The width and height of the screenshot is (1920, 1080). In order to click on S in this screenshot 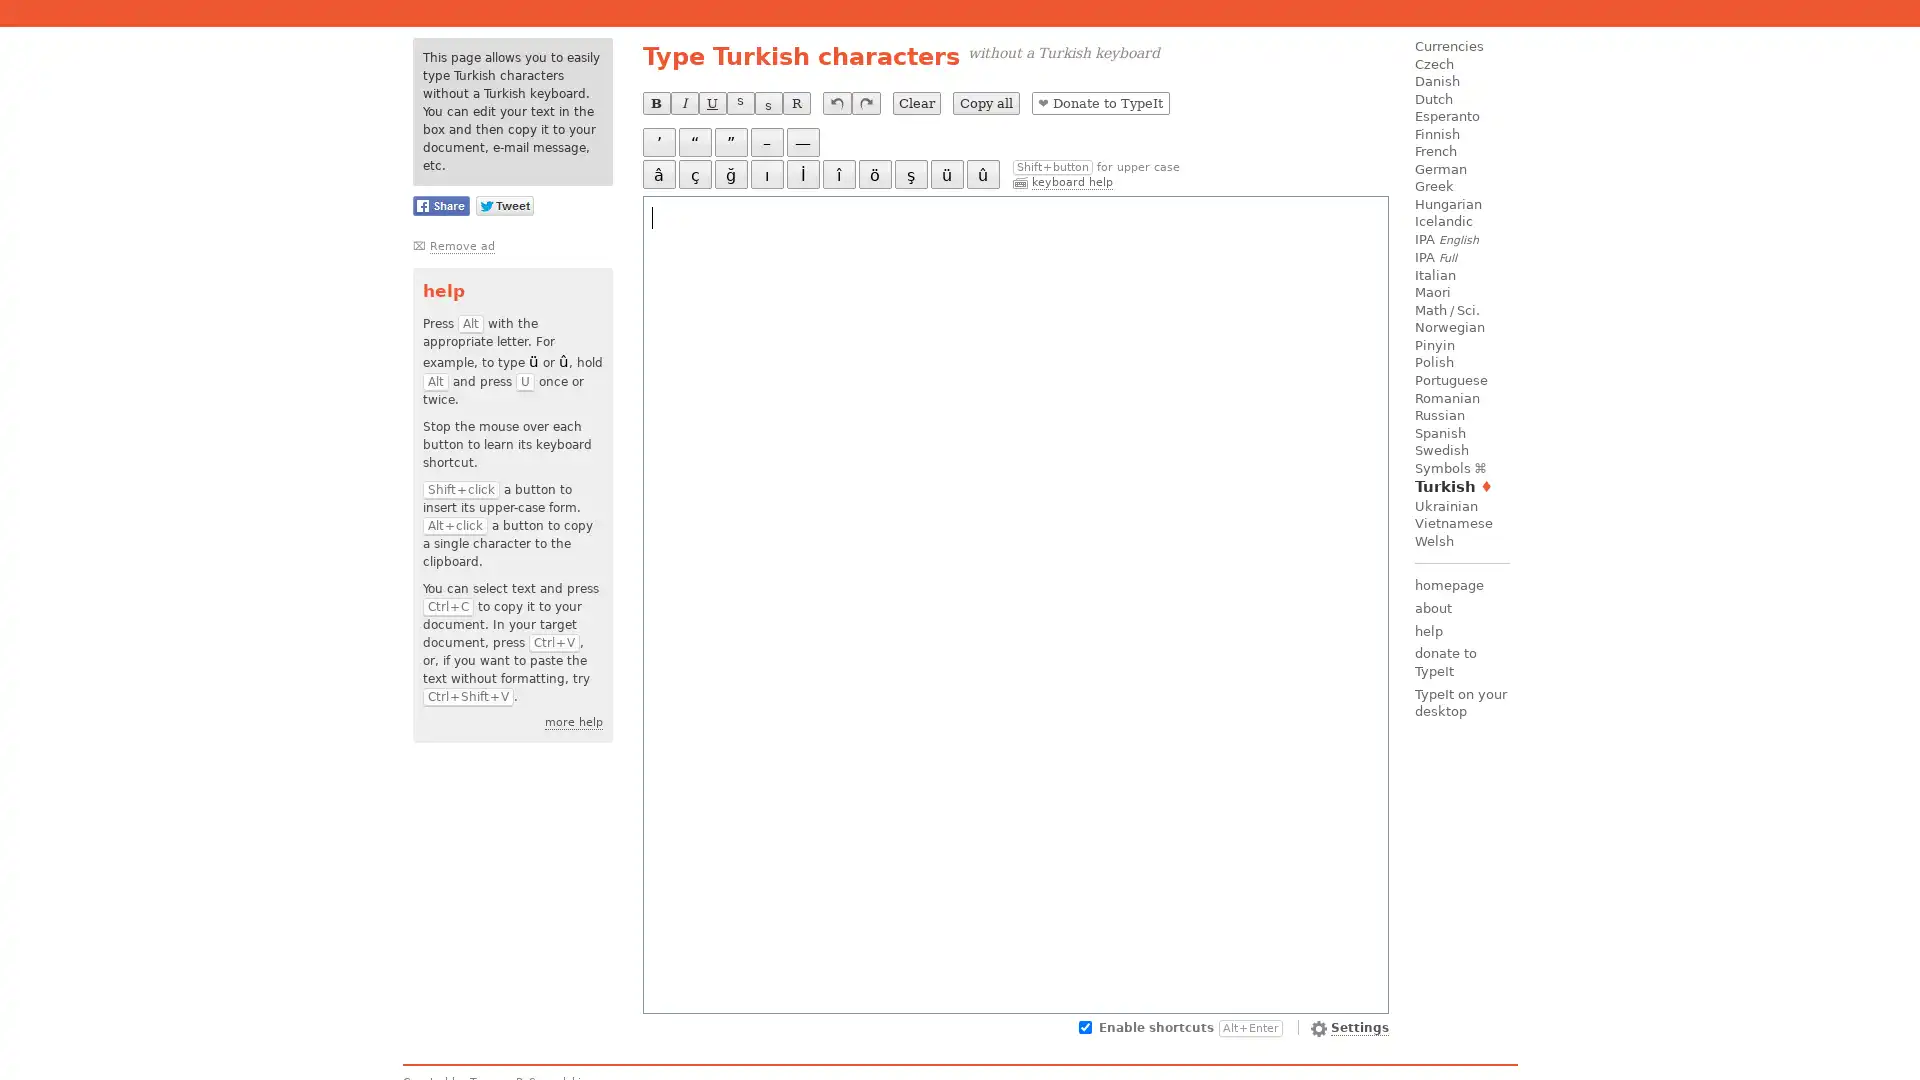, I will do `click(767, 103)`.